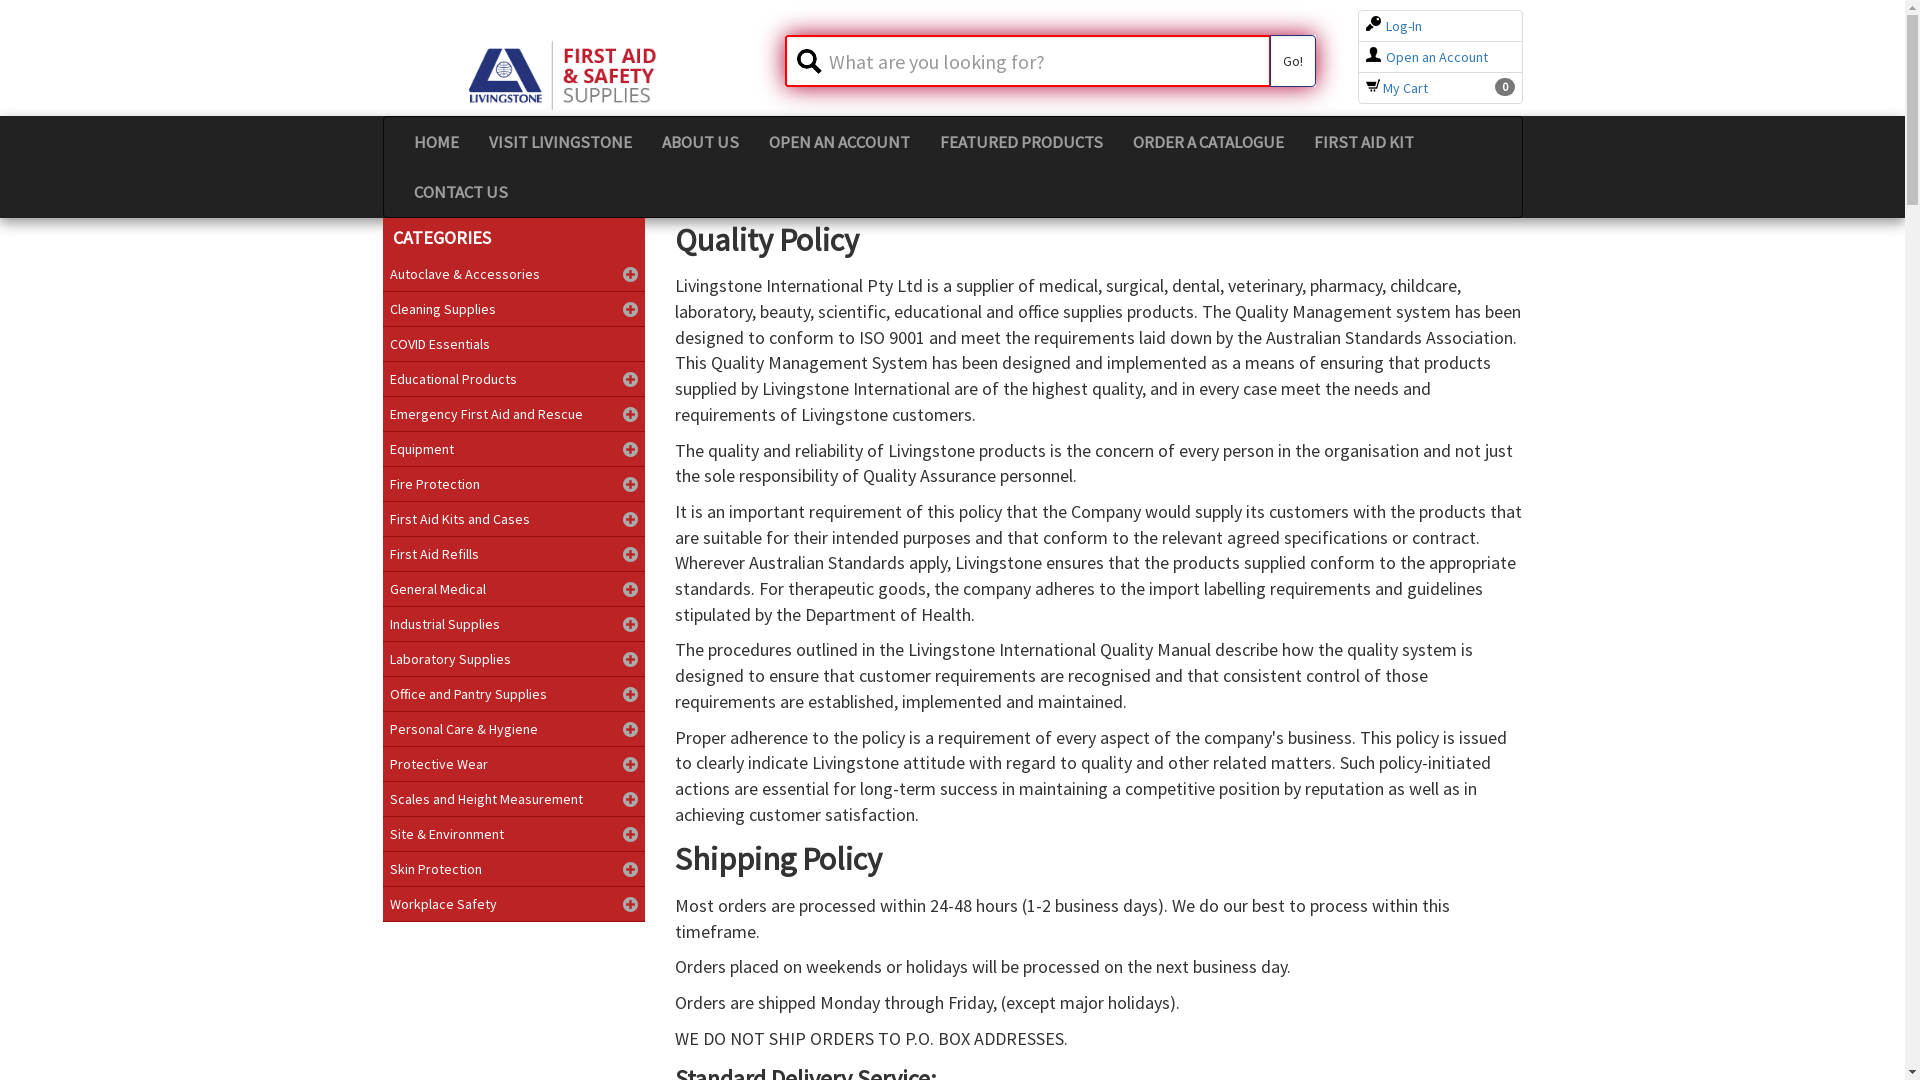 This screenshot has height=1080, width=1920. Describe the element at coordinates (1292, 60) in the screenshot. I see `'Go!'` at that location.